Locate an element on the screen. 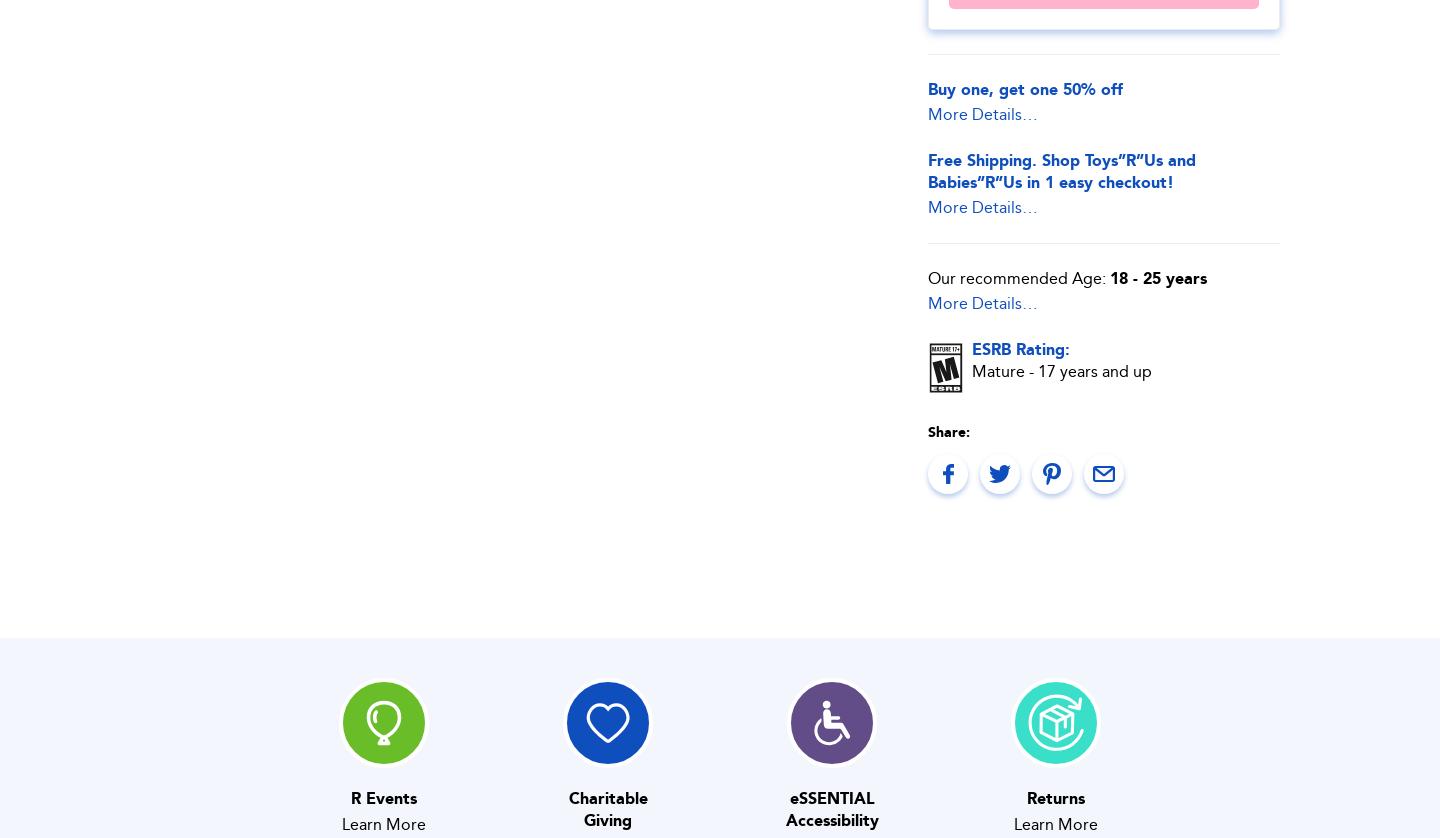 The image size is (1440, 838). 'eSSENTIAL' is located at coordinates (831, 797).